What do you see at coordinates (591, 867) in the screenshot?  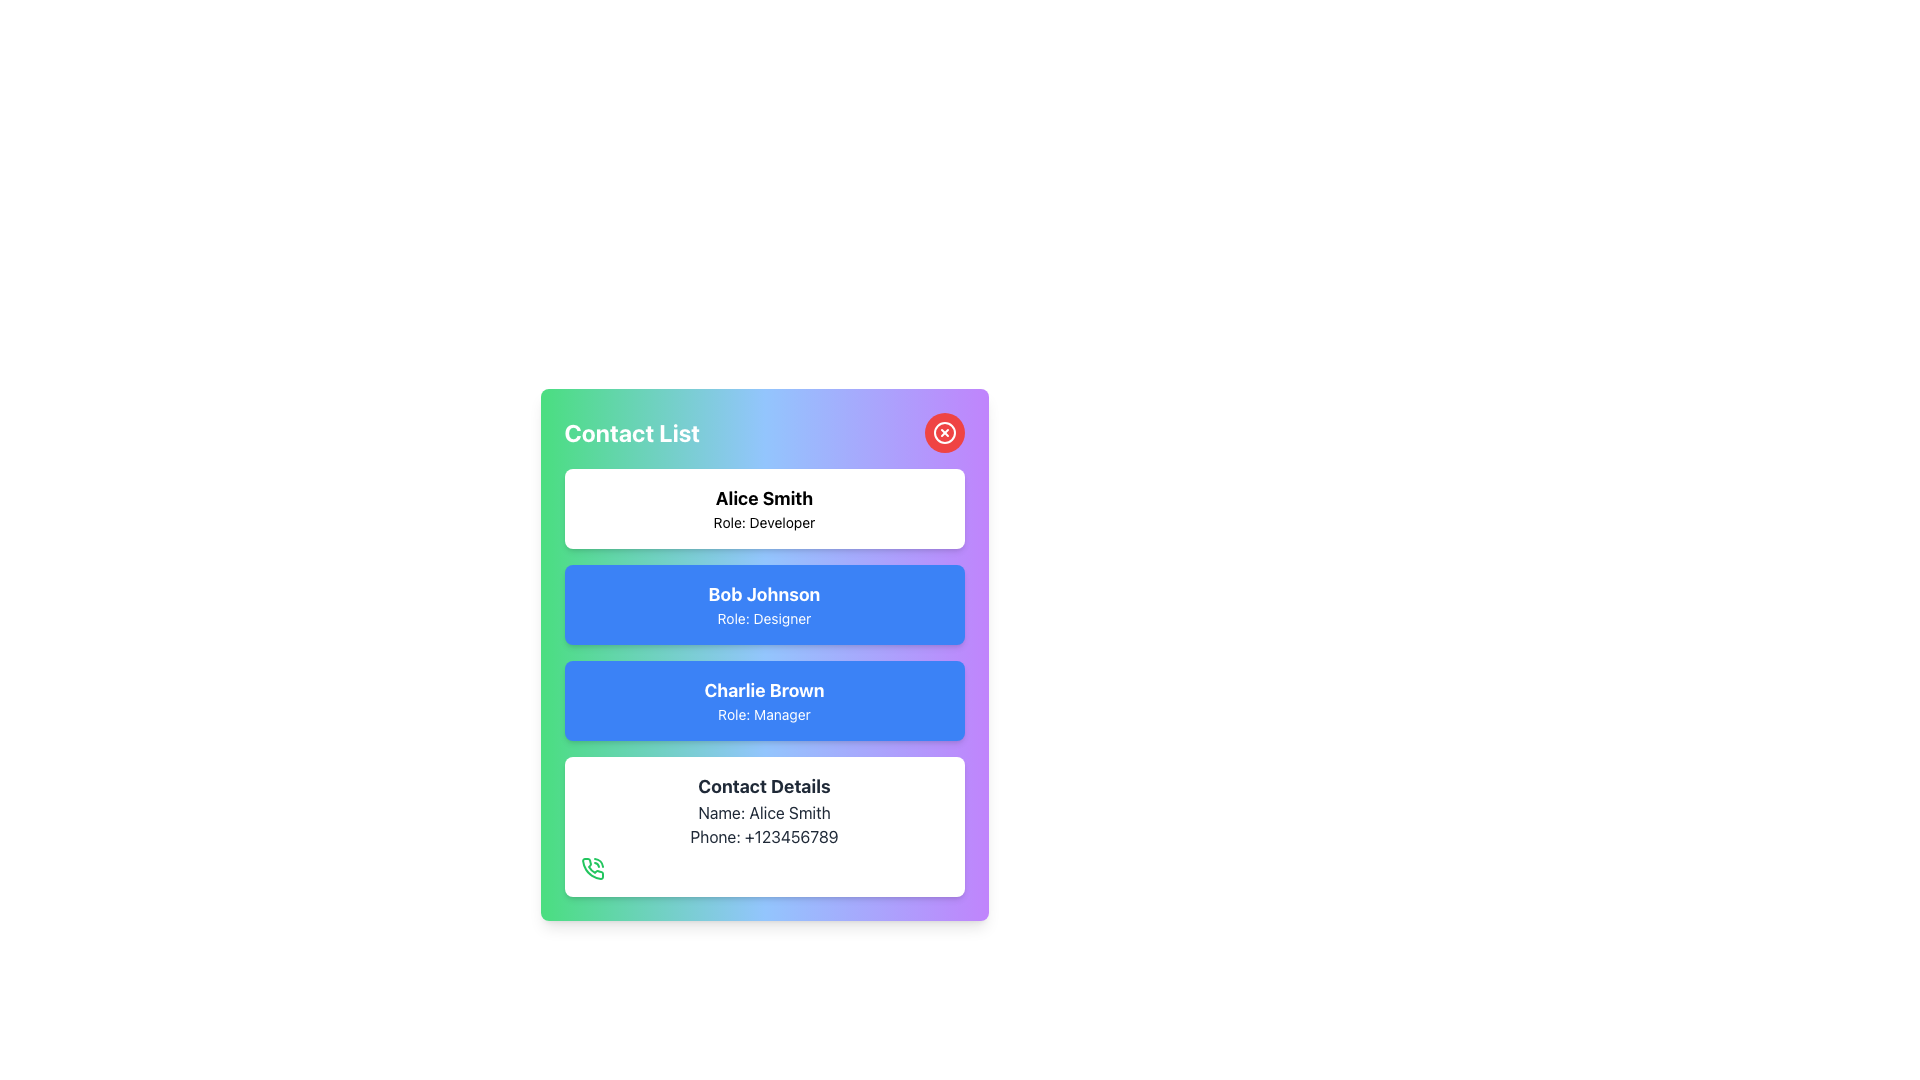 I see `the green circular phone icon located at the bottom-left corner of the 'Contact Details' section to initiate an action` at bounding box center [591, 867].